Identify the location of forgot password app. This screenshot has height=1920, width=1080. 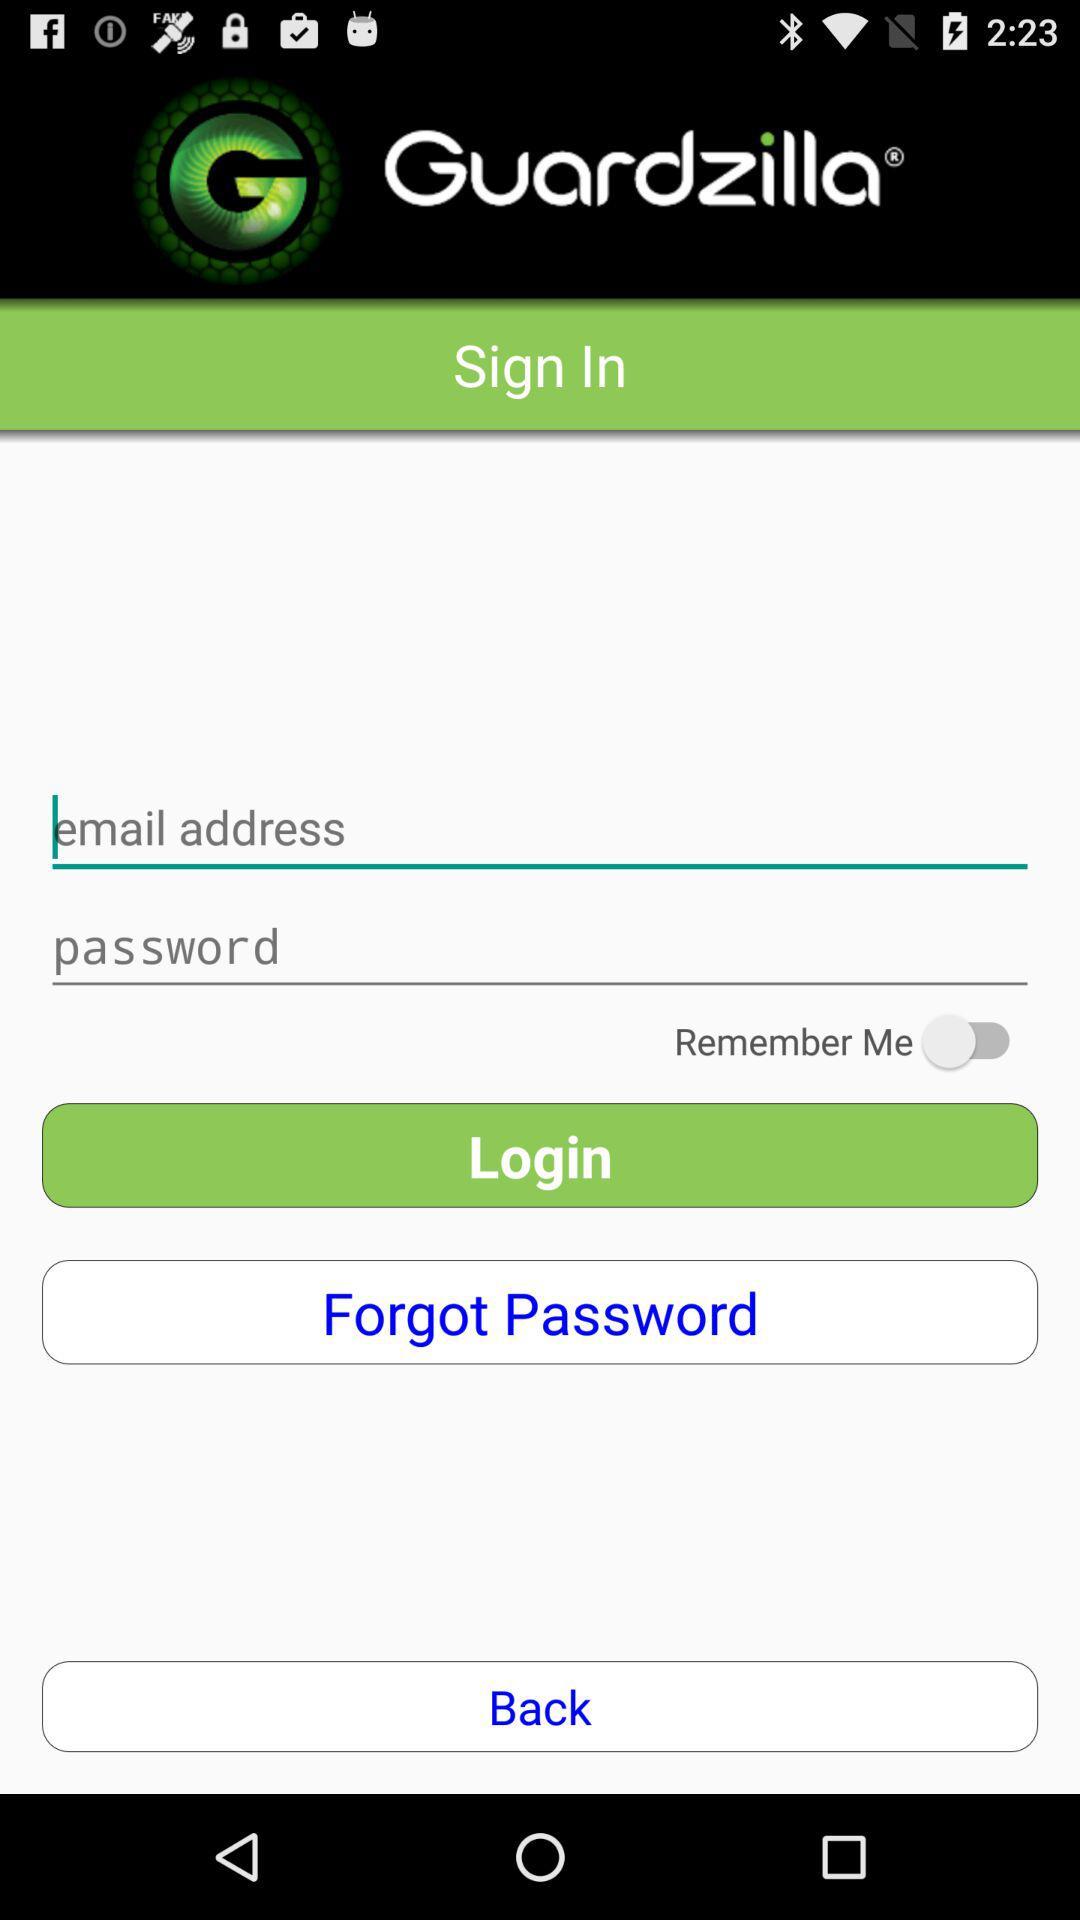
(540, 1312).